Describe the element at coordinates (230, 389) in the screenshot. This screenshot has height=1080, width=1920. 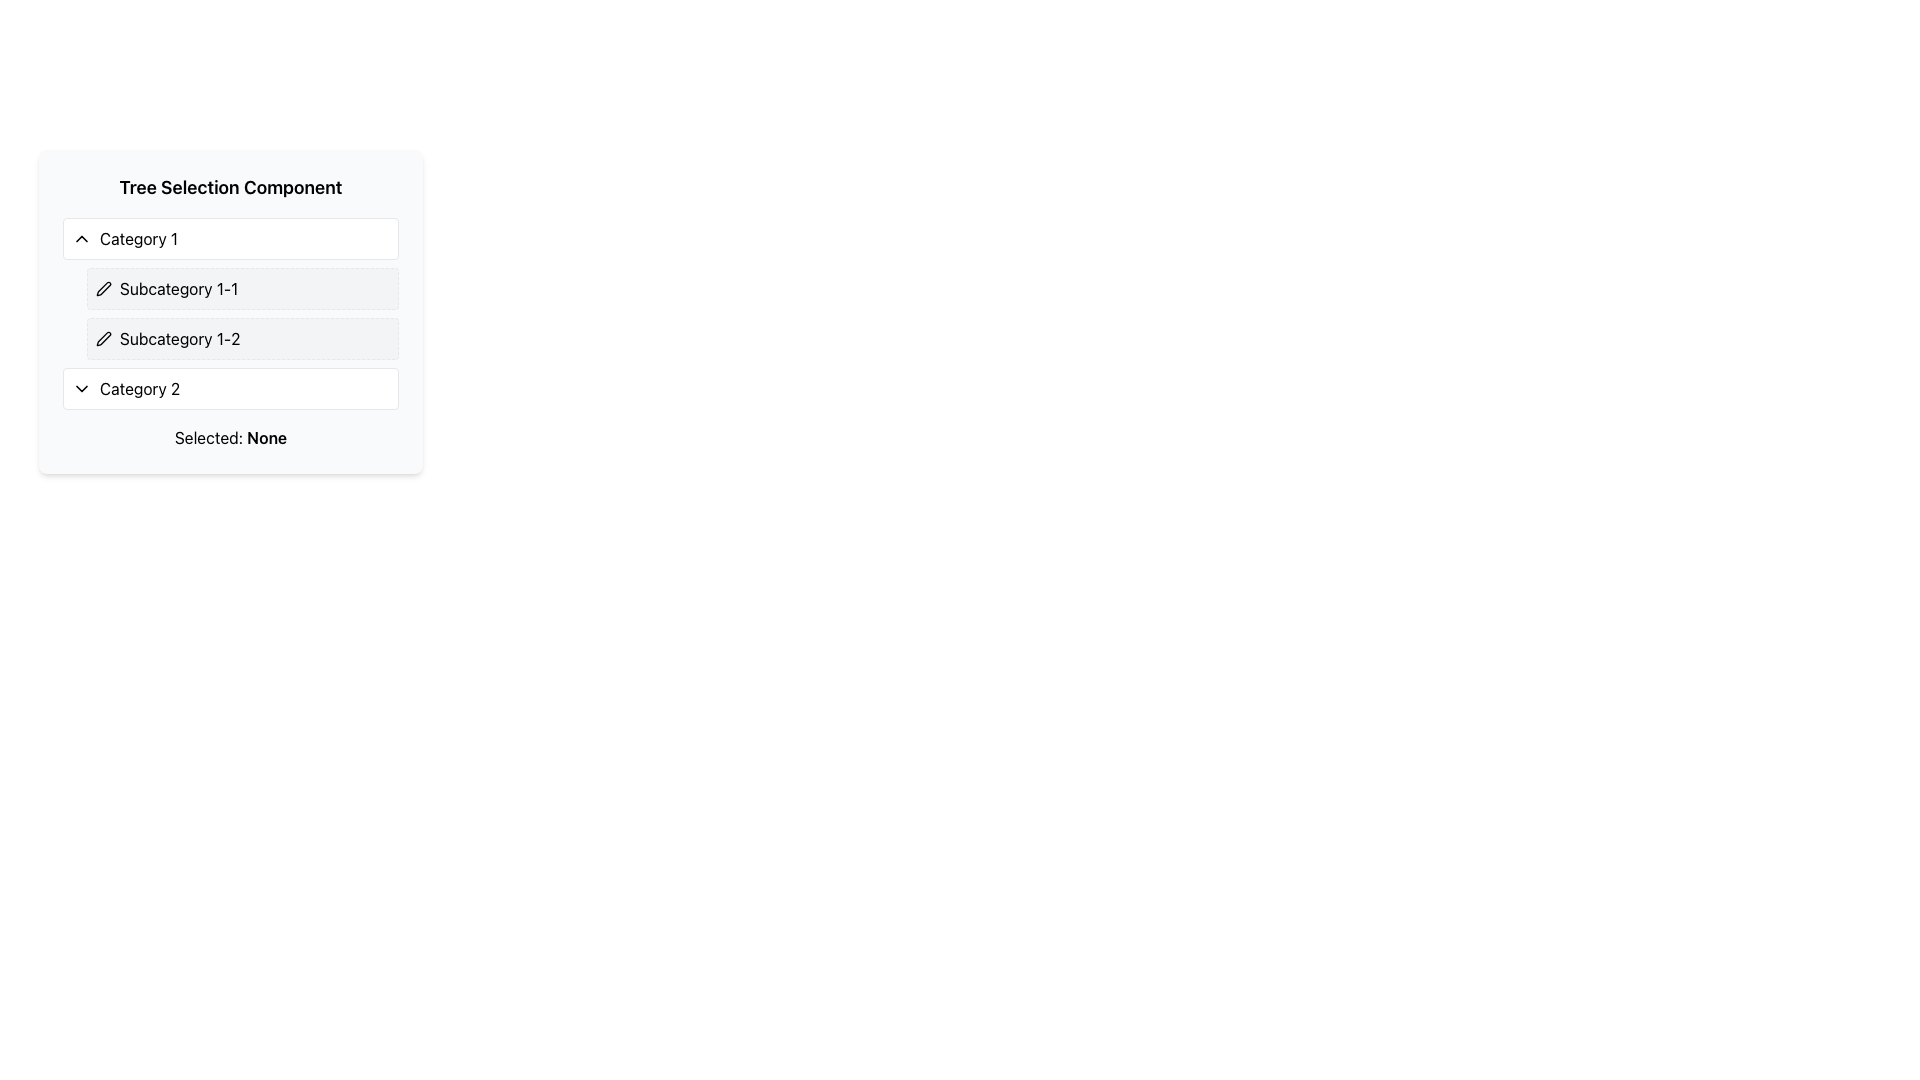
I see `the Category item in the tree selection component` at that location.